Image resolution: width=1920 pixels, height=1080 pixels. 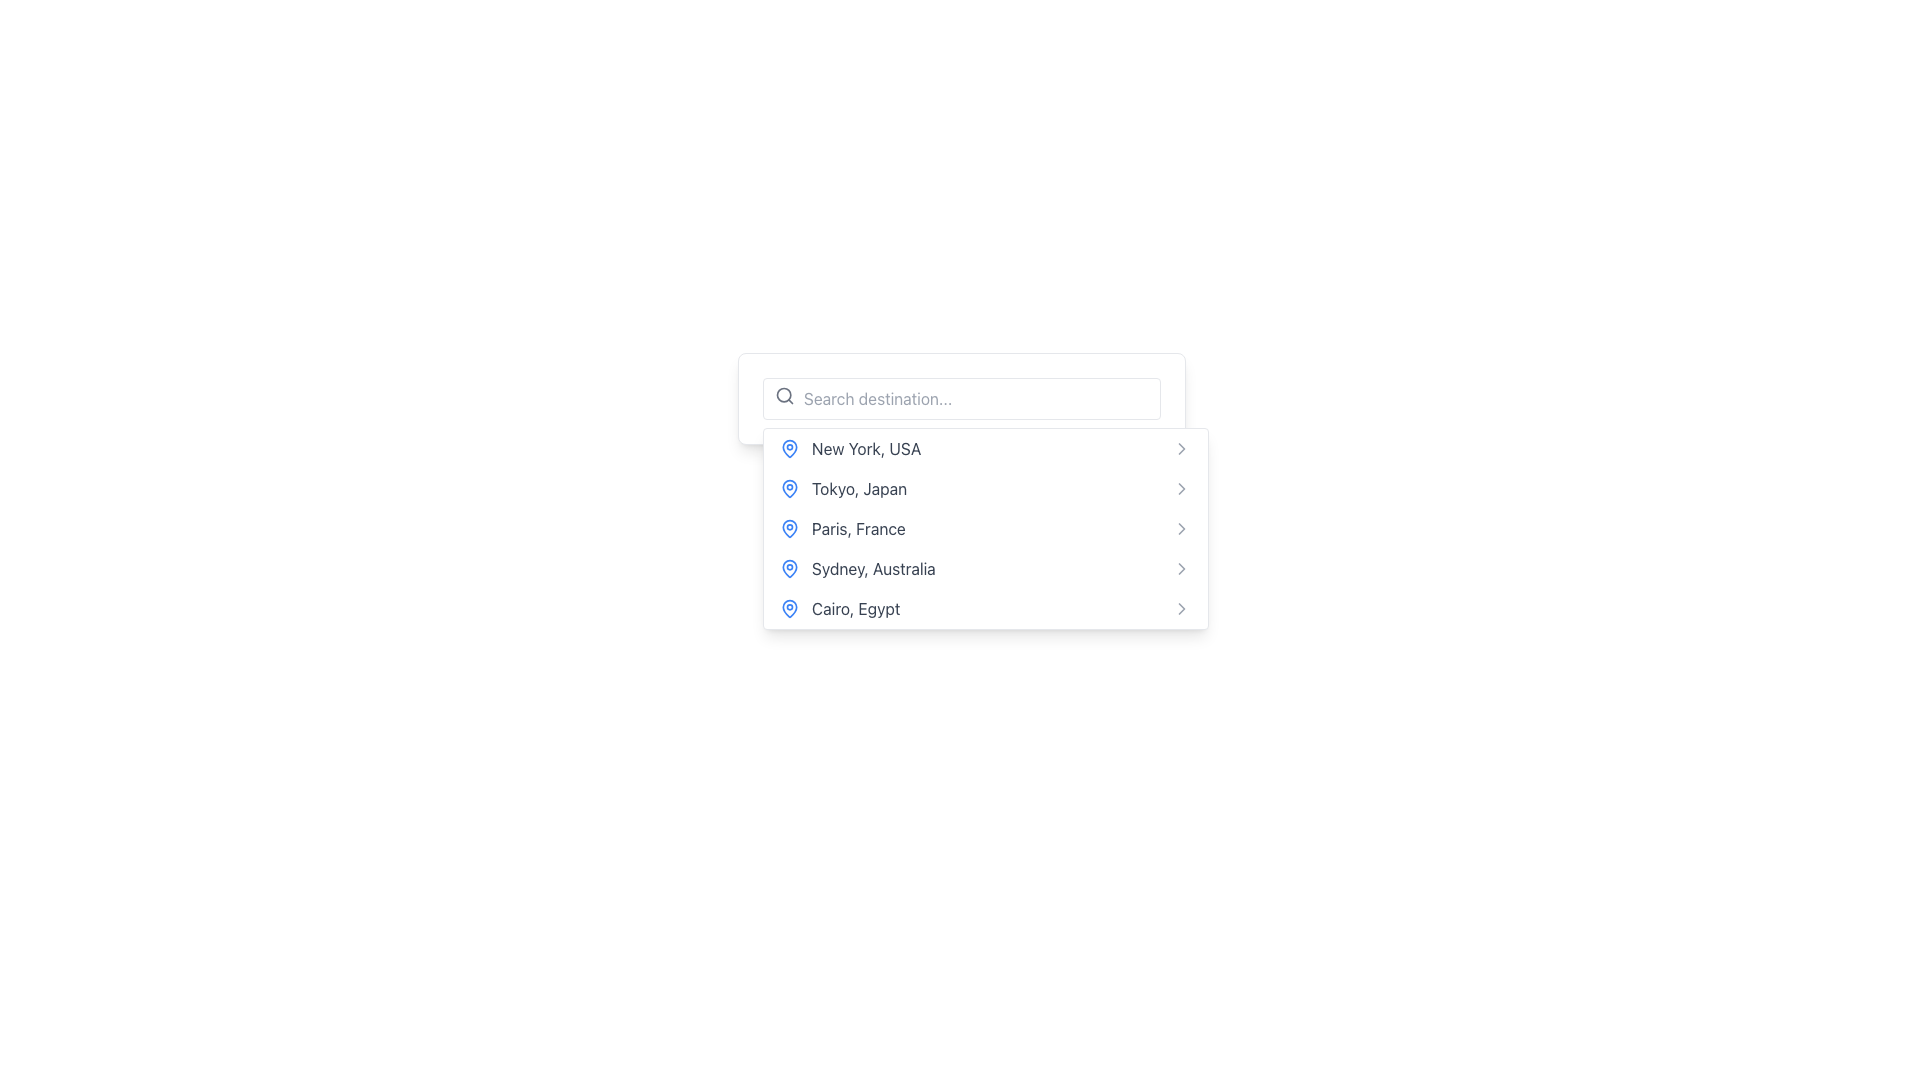 I want to click on the list item labeled 'Paris, France', so click(x=985, y=527).